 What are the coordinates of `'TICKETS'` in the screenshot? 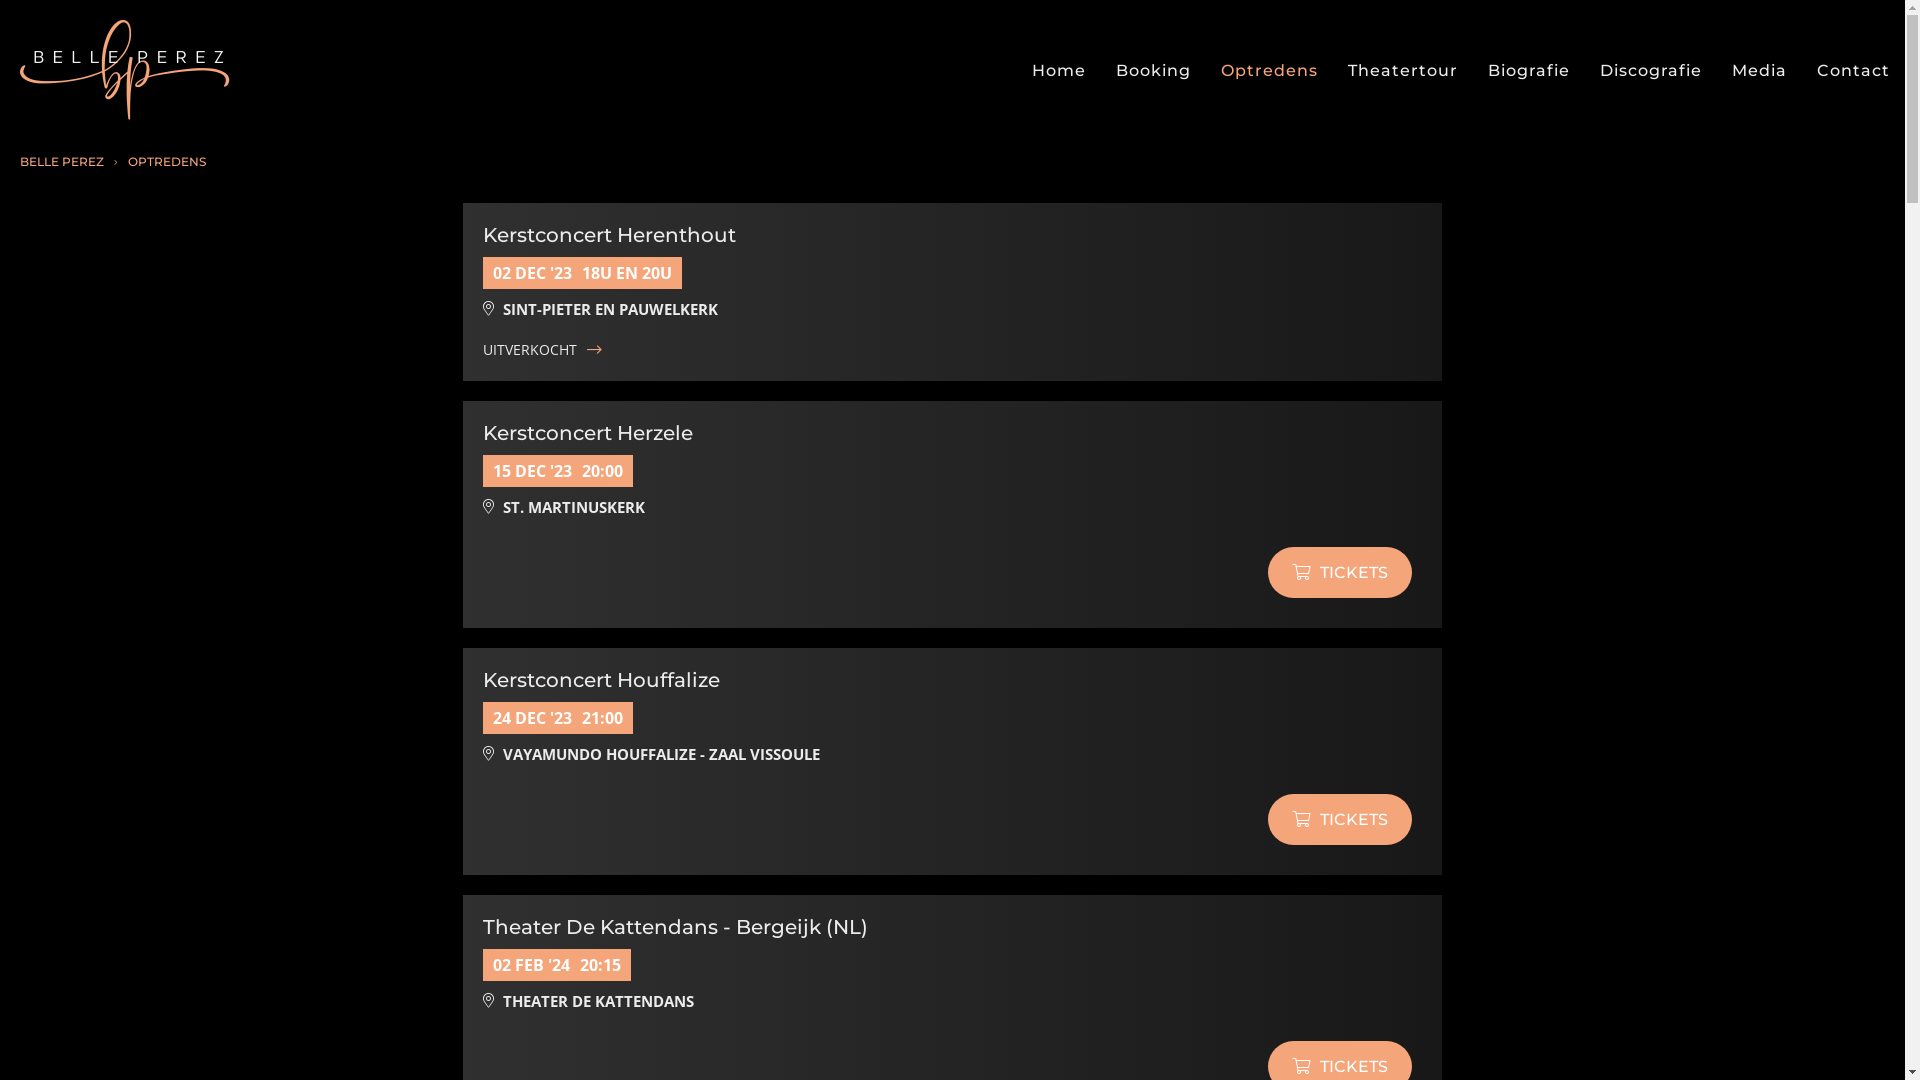 It's located at (1339, 572).